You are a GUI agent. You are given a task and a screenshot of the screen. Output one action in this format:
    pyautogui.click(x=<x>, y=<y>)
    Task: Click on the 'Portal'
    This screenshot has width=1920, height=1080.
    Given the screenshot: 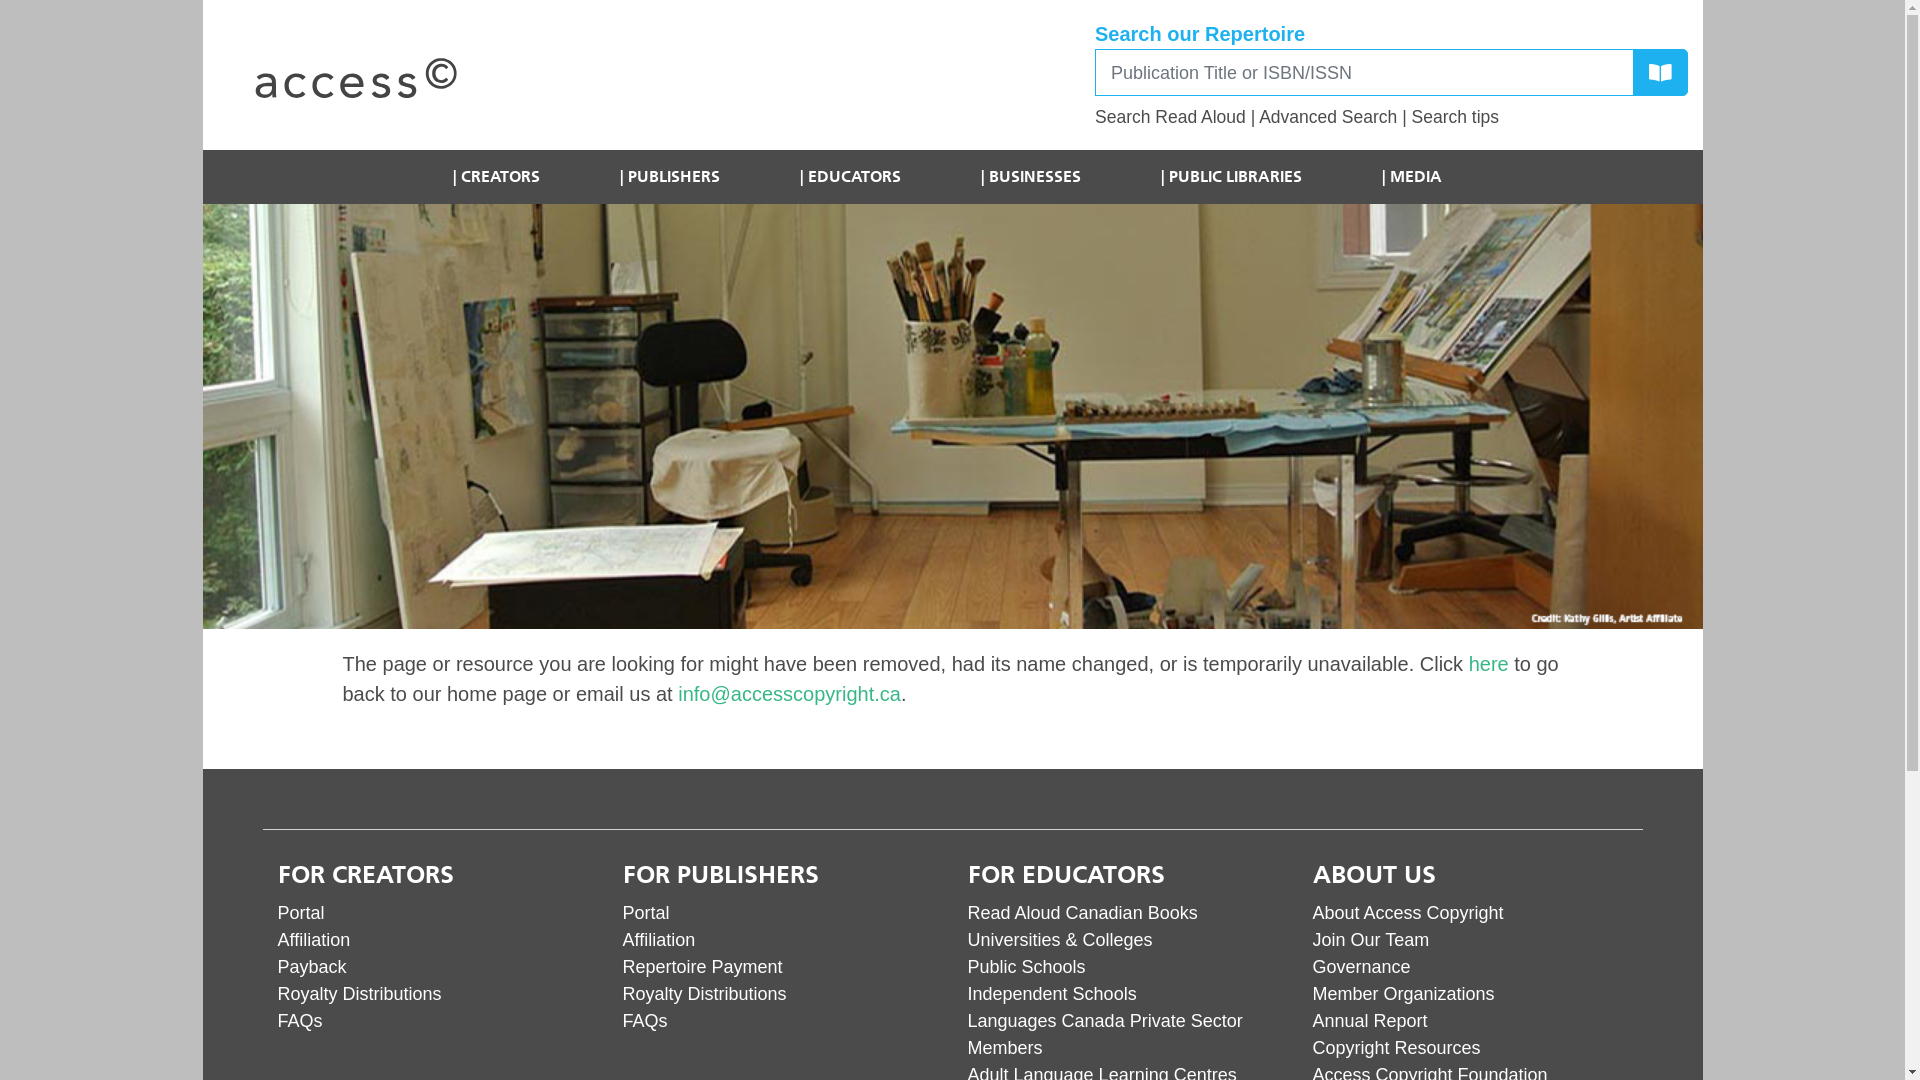 What is the action you would take?
    pyautogui.click(x=645, y=913)
    